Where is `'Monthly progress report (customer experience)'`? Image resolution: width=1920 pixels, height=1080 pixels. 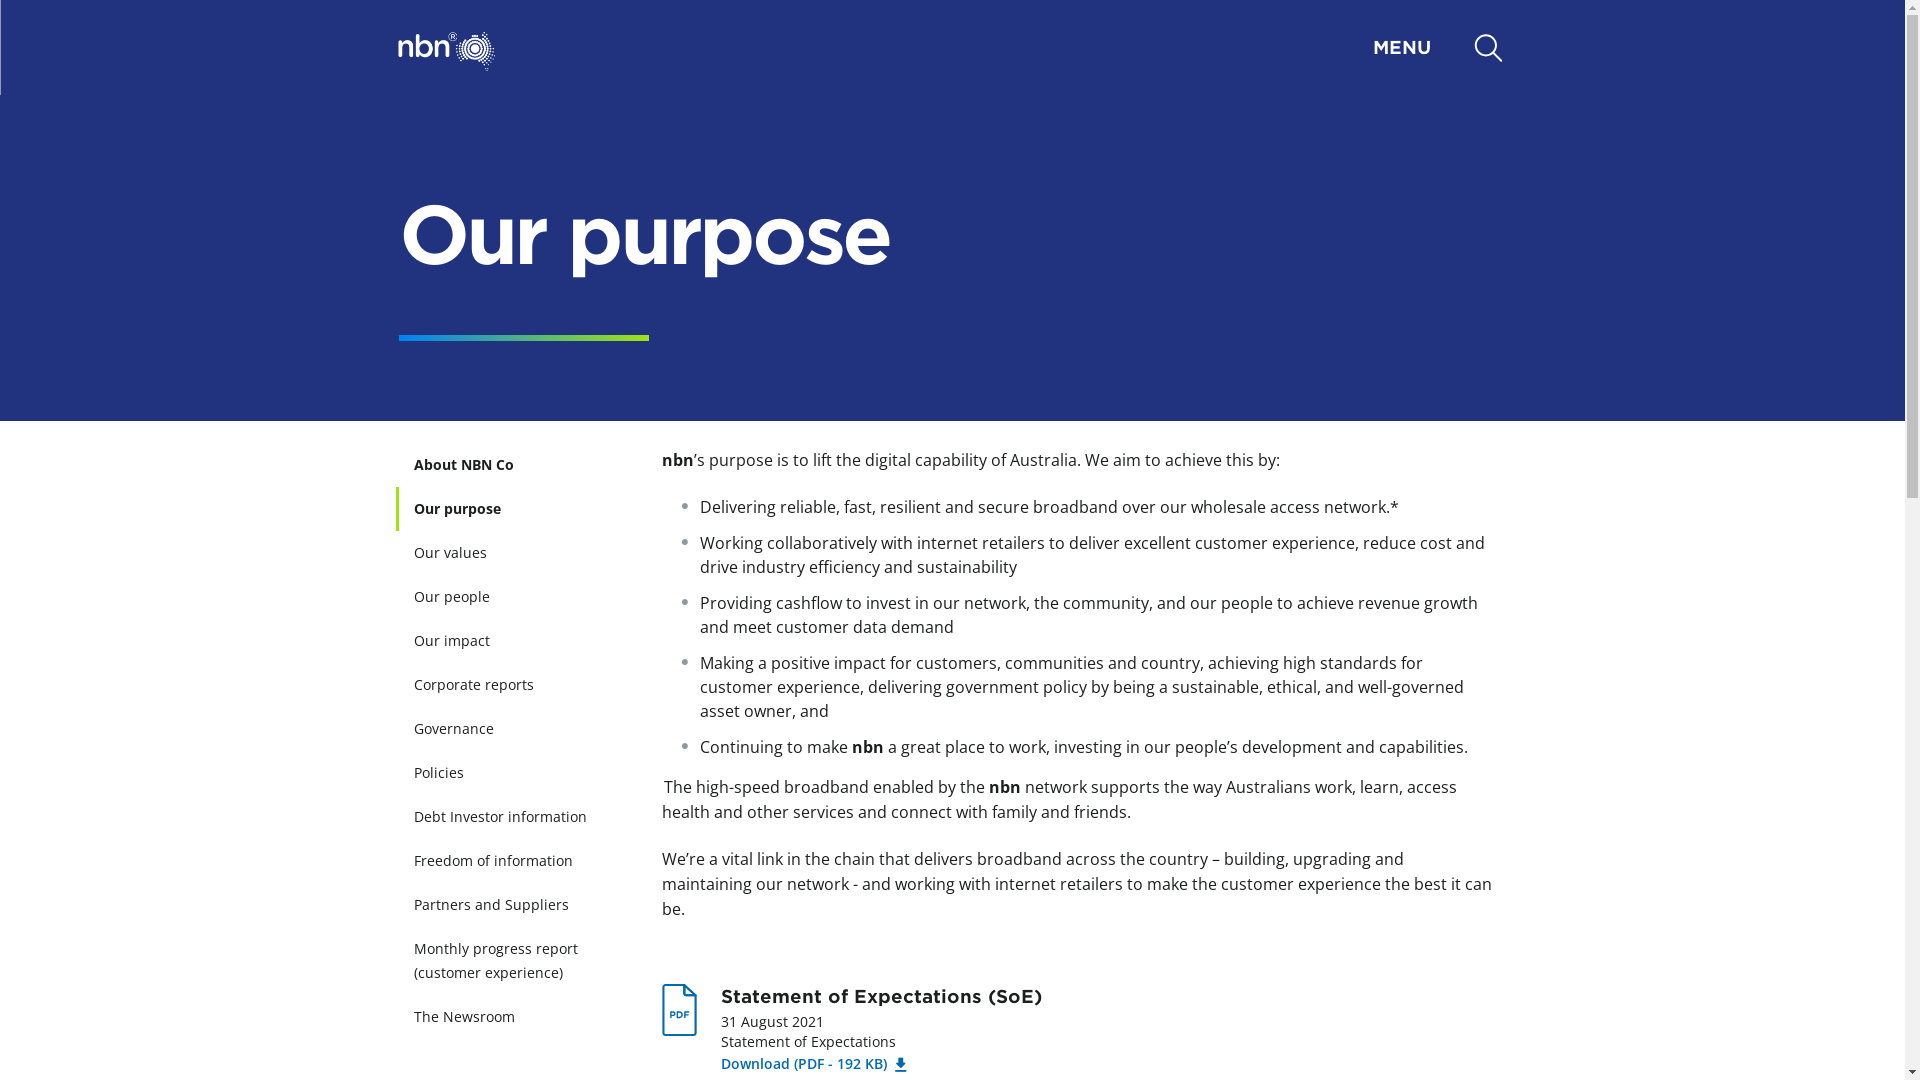
'Monthly progress report (customer experience)' is located at coordinates (512, 959).